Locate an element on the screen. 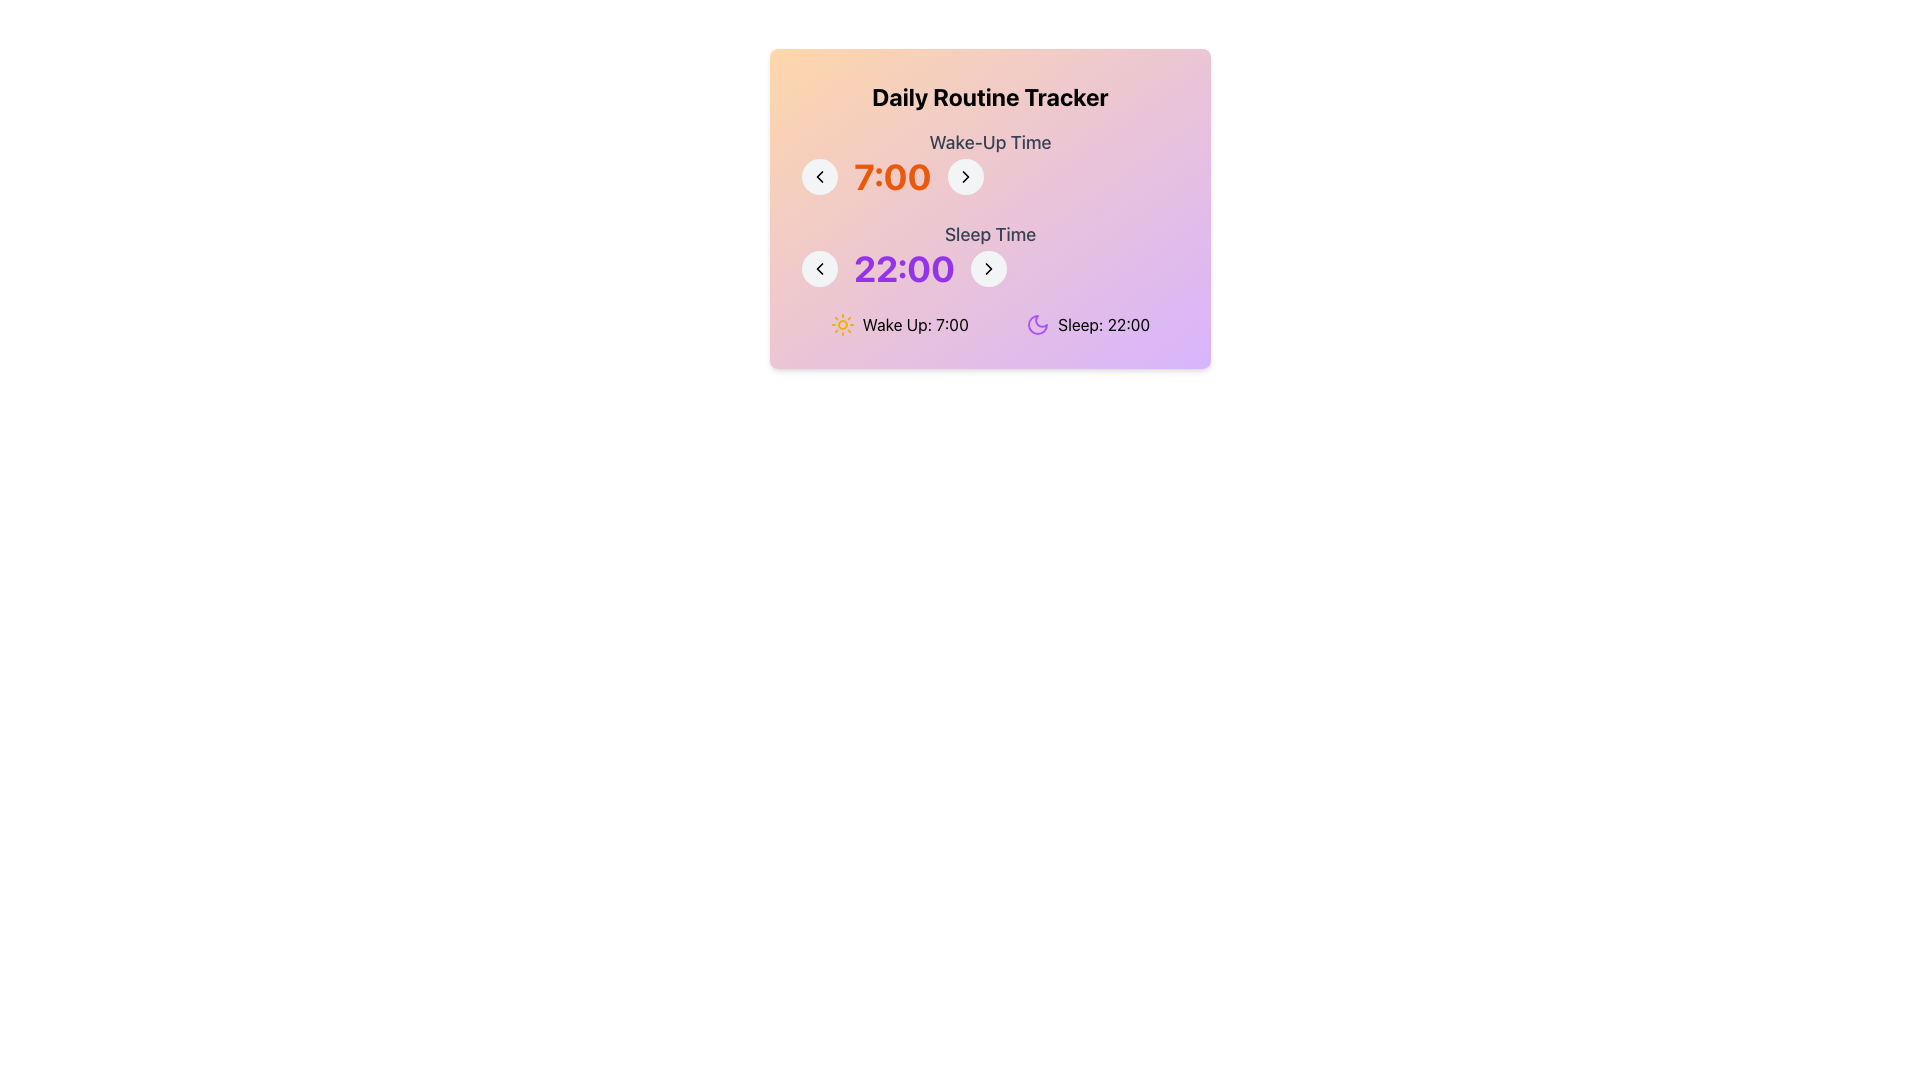 The width and height of the screenshot is (1920, 1080). the chevron icon located to the right of the '22:00' text within the circular button in the 'Sleep Time' section is located at coordinates (965, 176).